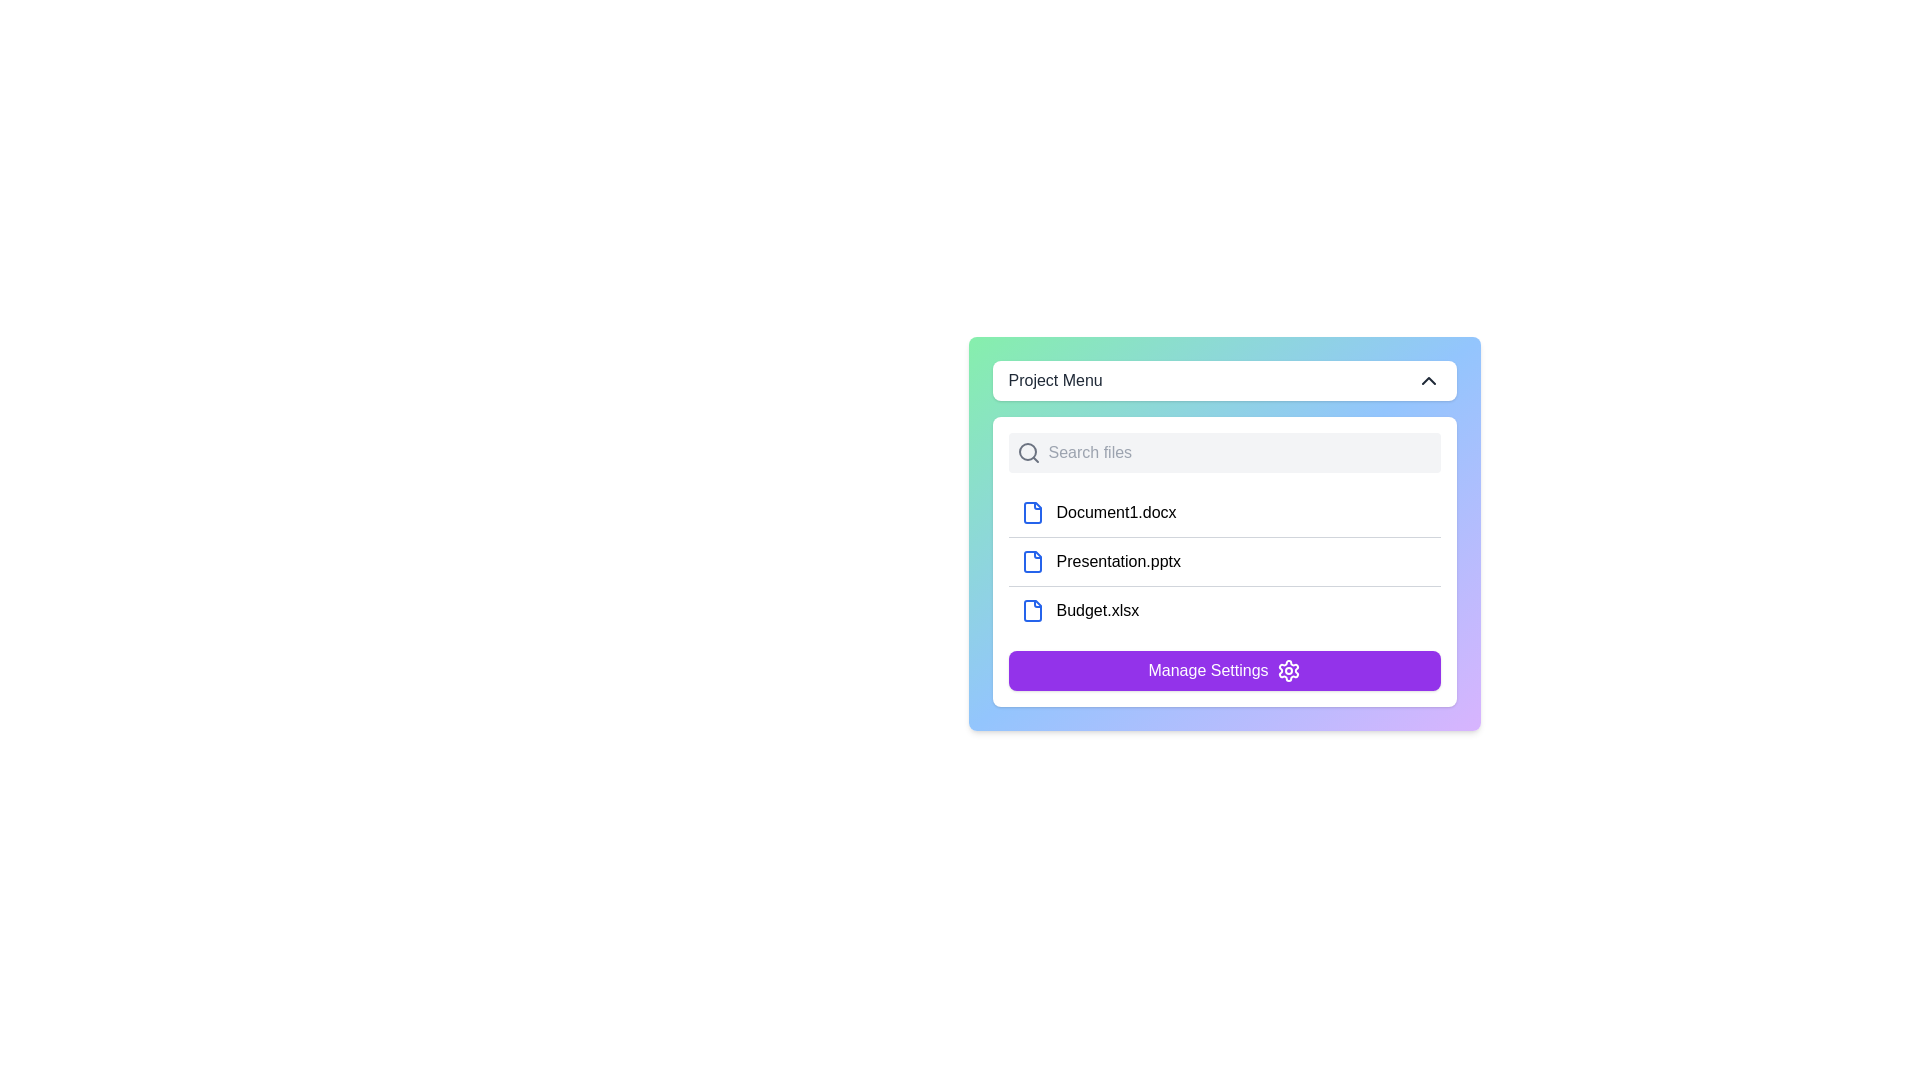  I want to click on the file icon representing 'Document1.docx', which is located to the left of the text in the file list interface, so click(1032, 512).